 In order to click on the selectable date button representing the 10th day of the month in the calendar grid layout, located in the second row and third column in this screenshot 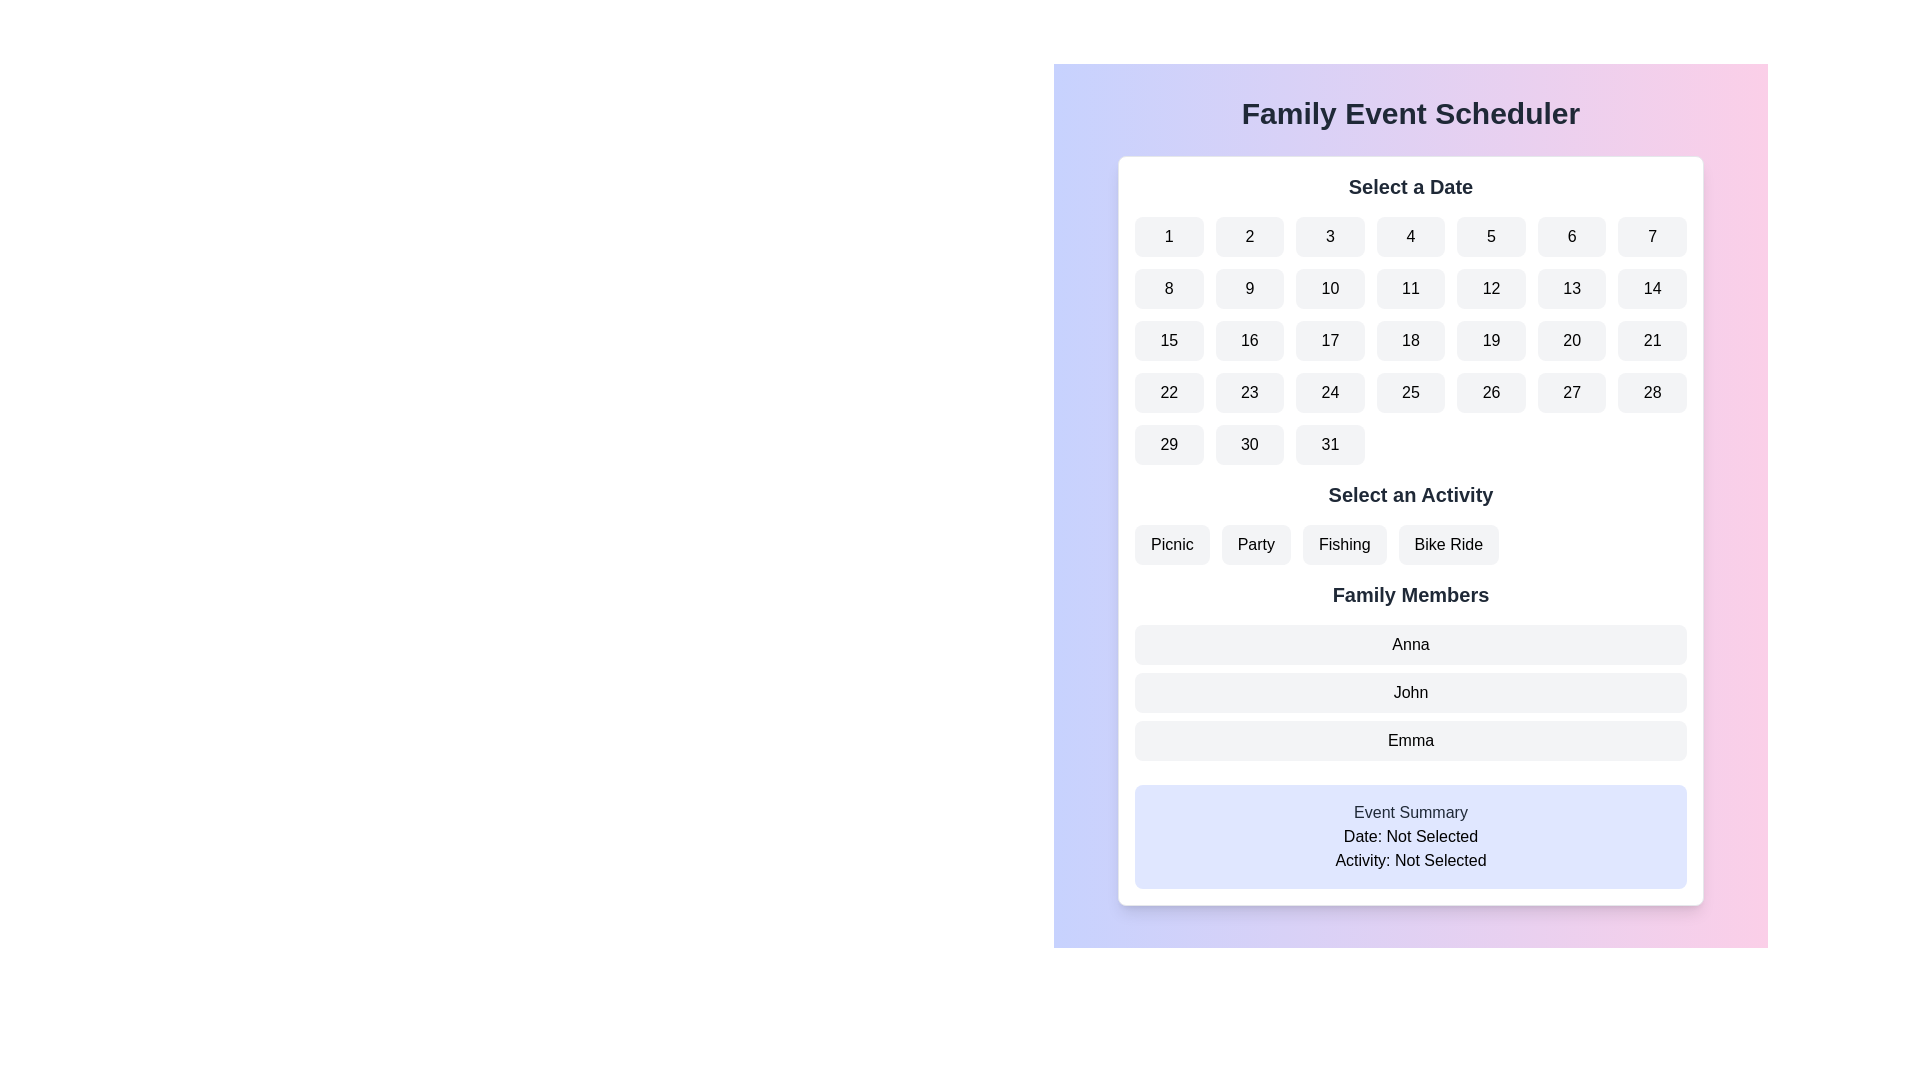, I will do `click(1330, 289)`.